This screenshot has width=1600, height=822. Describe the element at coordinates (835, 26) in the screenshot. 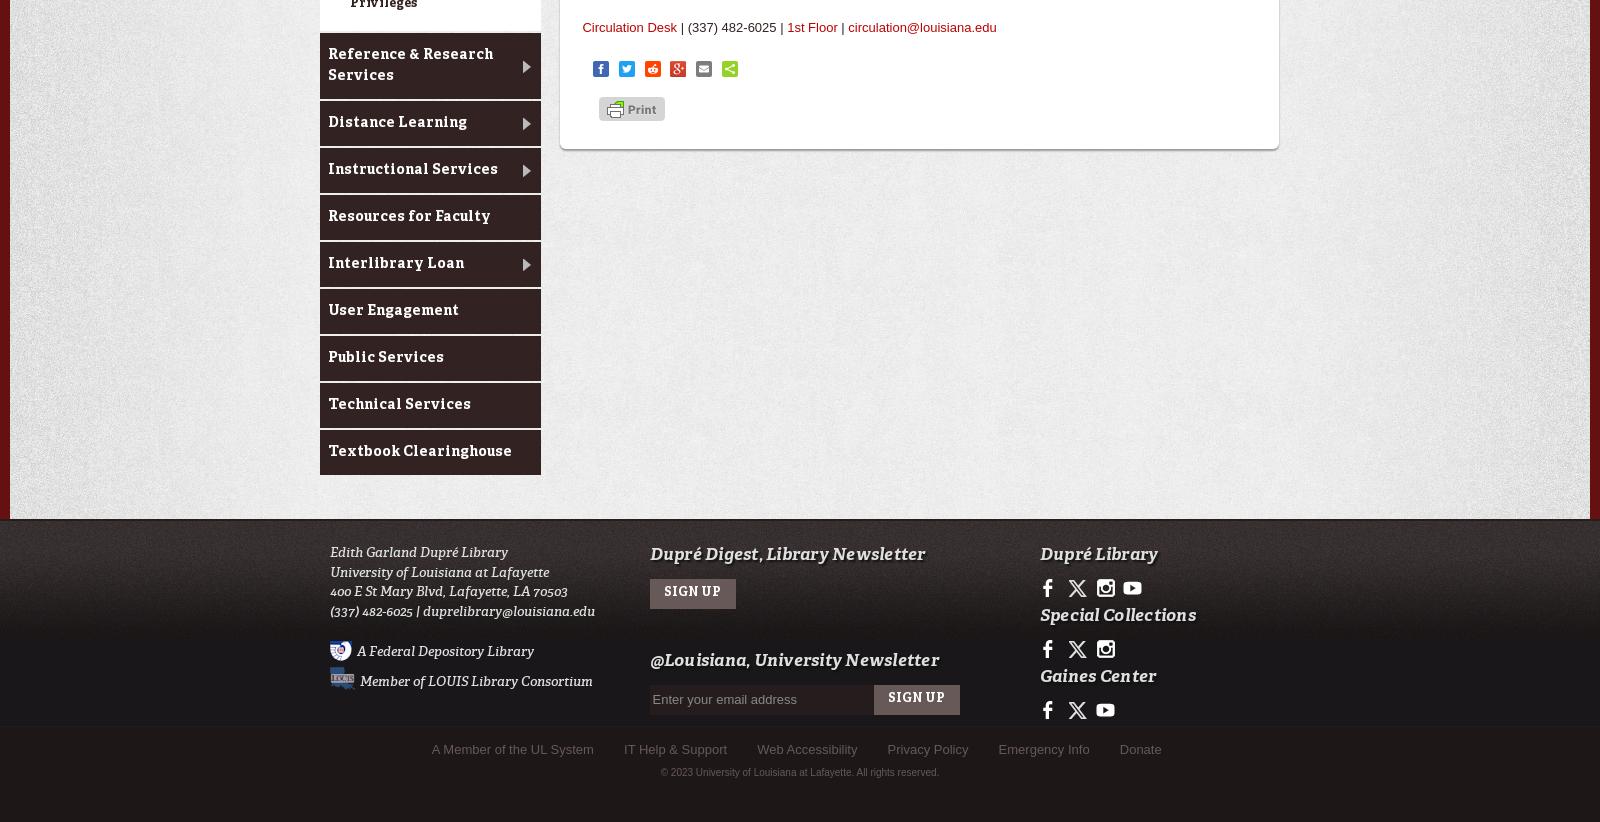

I see `'|'` at that location.